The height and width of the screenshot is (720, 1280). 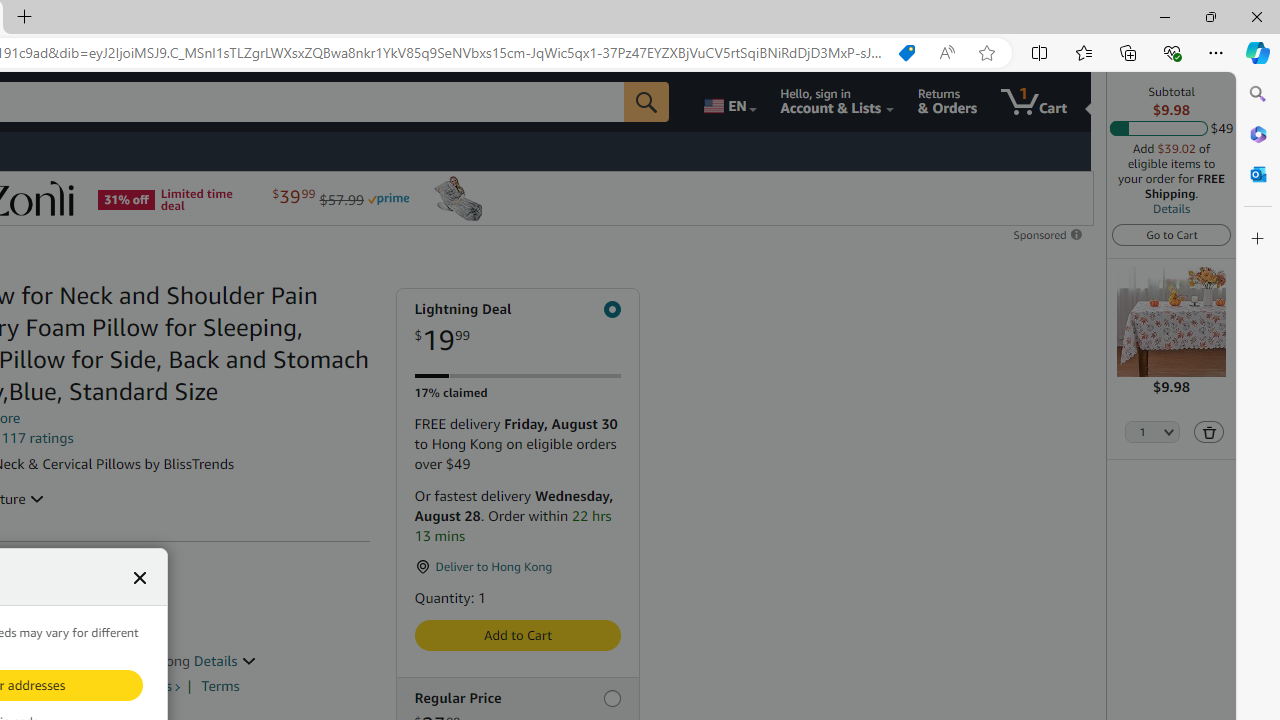 I want to click on 'Details', so click(x=1171, y=208).